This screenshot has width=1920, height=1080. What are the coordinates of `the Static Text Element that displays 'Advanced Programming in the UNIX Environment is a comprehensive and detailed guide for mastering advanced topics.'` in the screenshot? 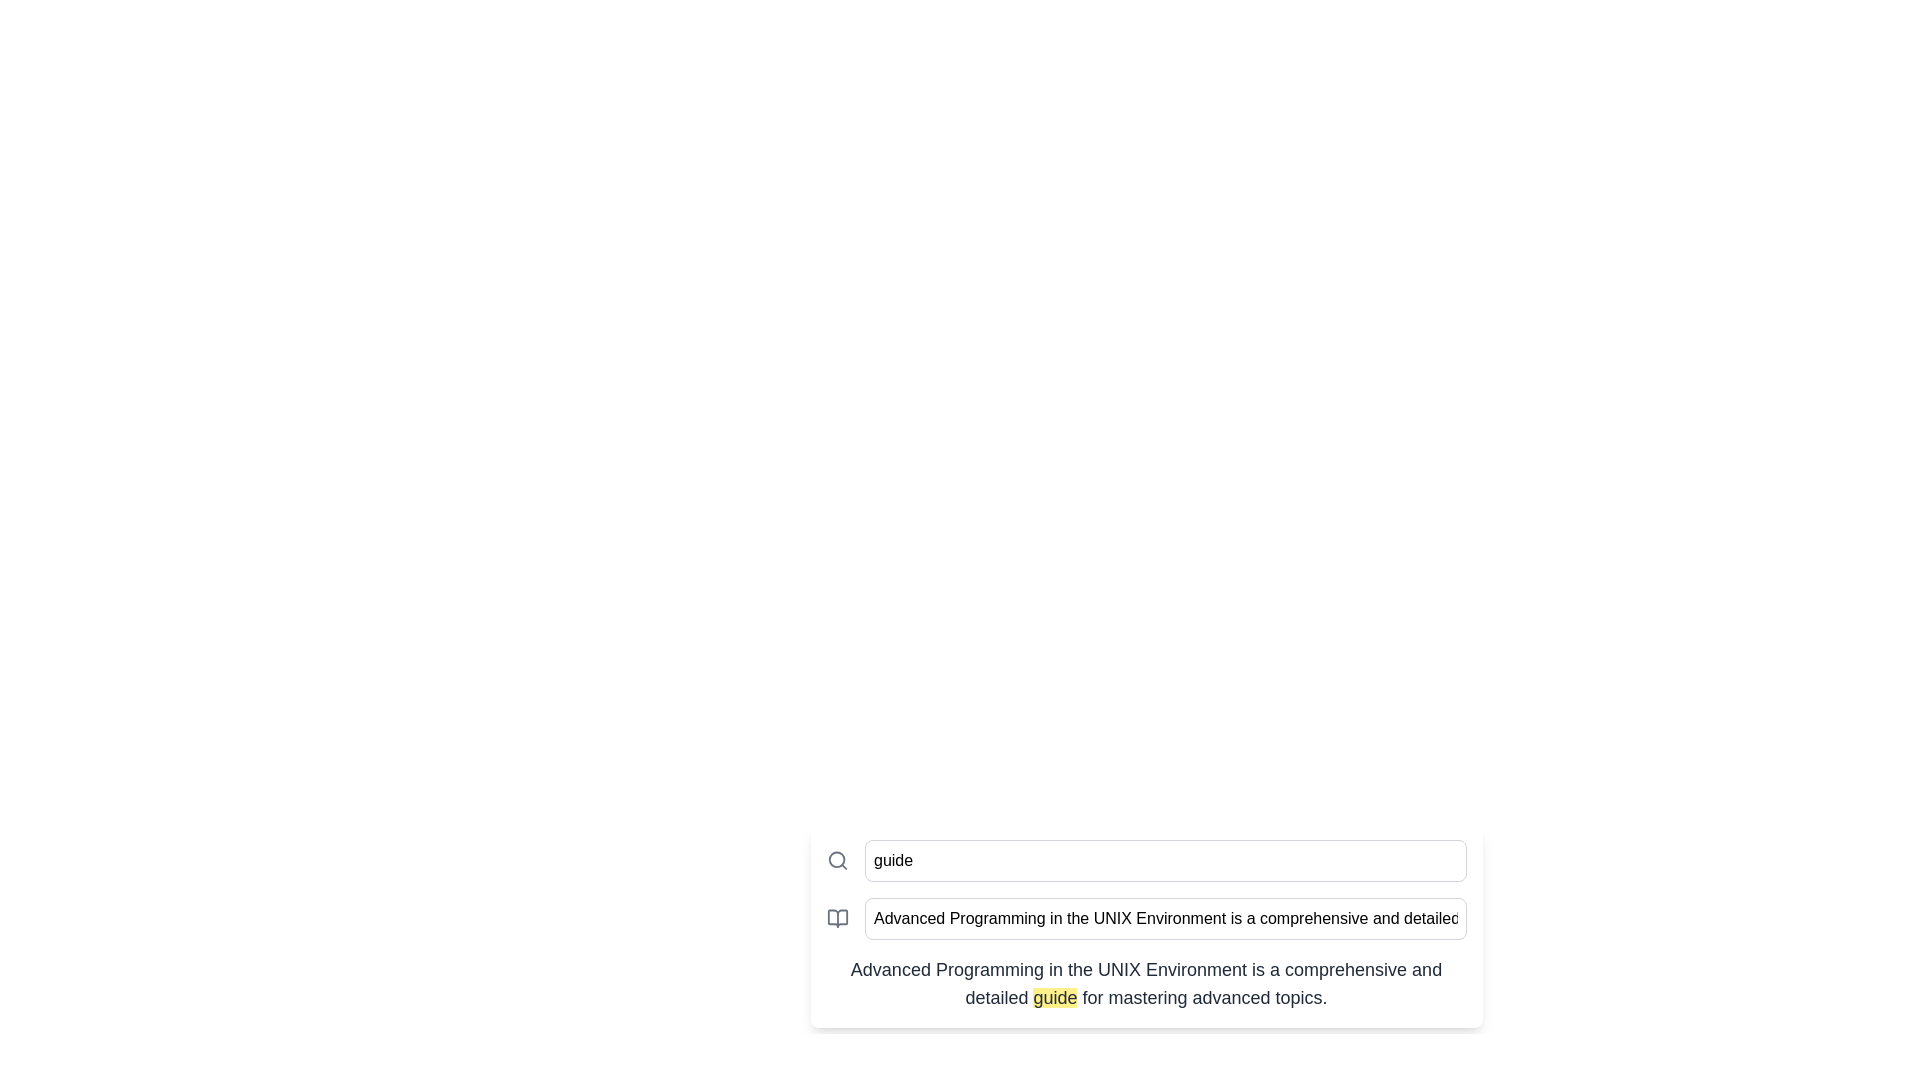 It's located at (1146, 925).